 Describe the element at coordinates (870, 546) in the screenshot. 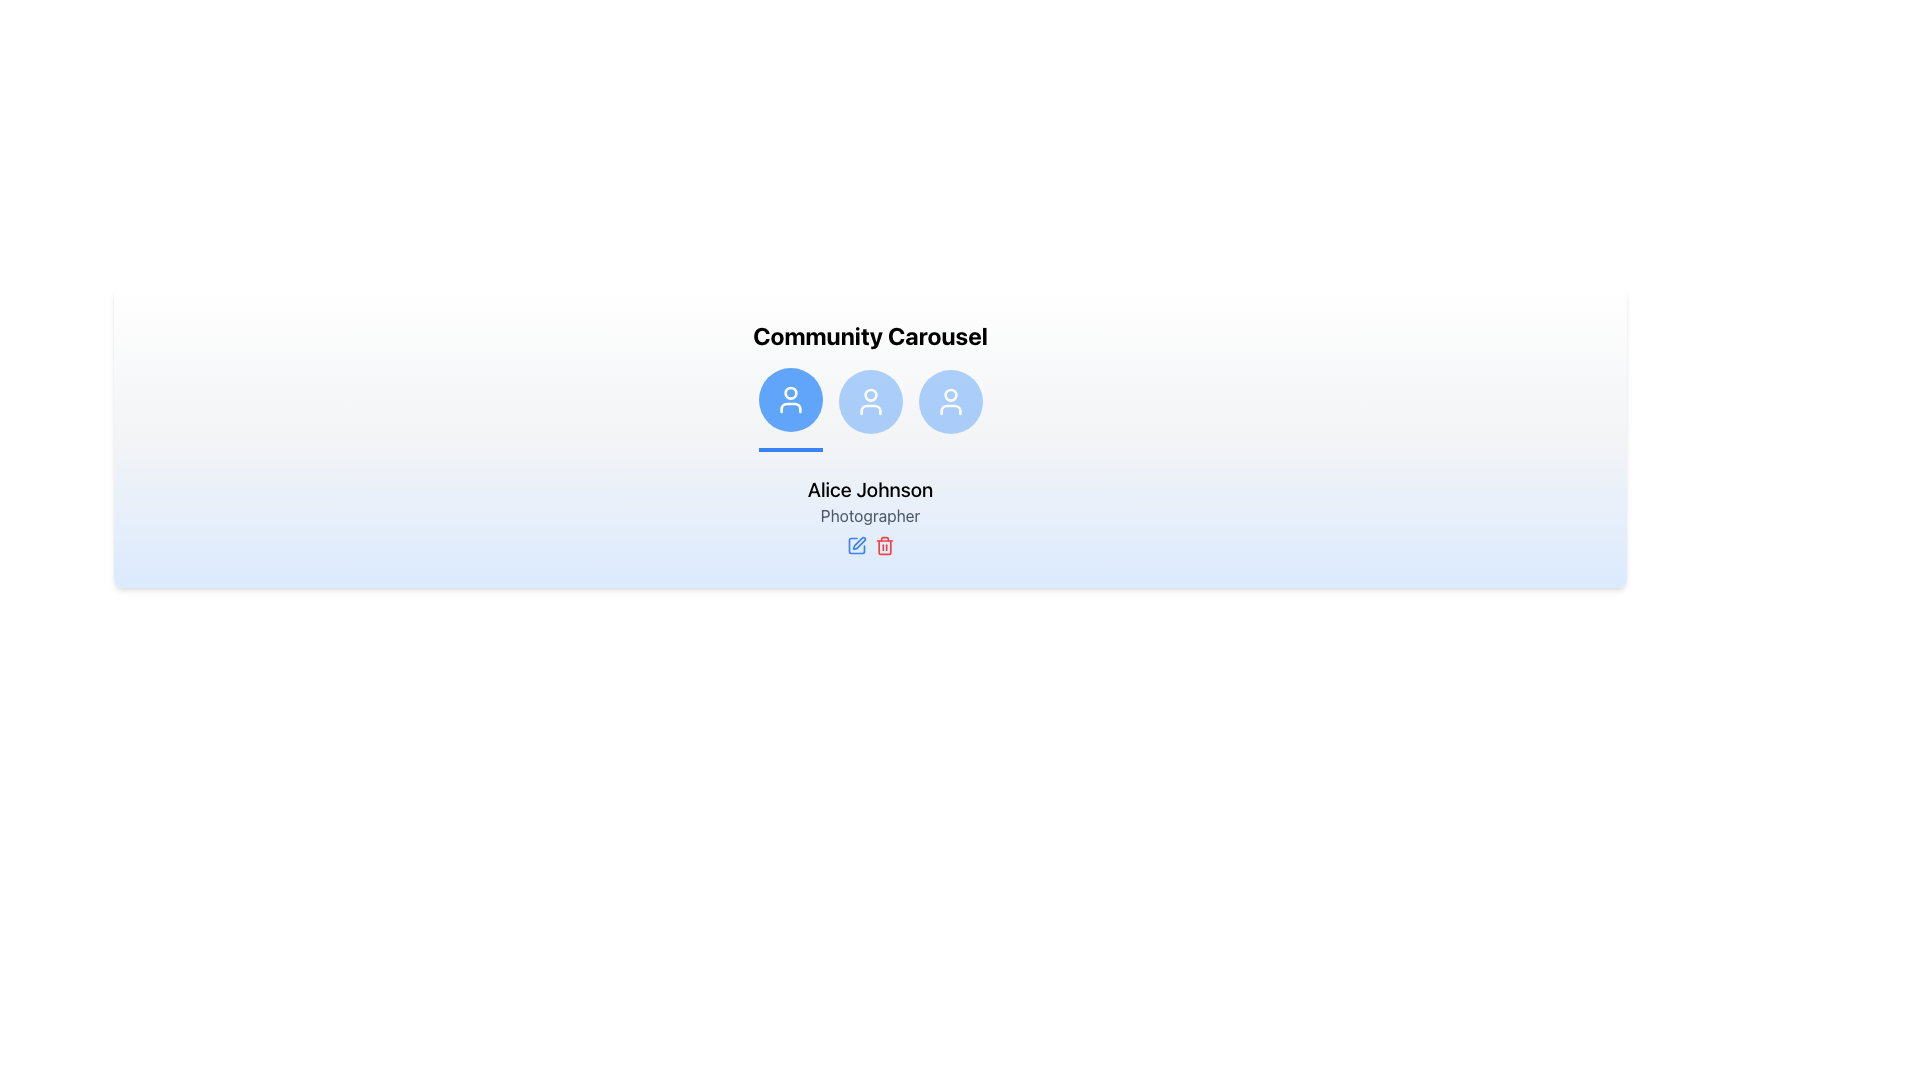

I see `the interactive icons in the menu bar beneath the 'Photographer' text` at that location.